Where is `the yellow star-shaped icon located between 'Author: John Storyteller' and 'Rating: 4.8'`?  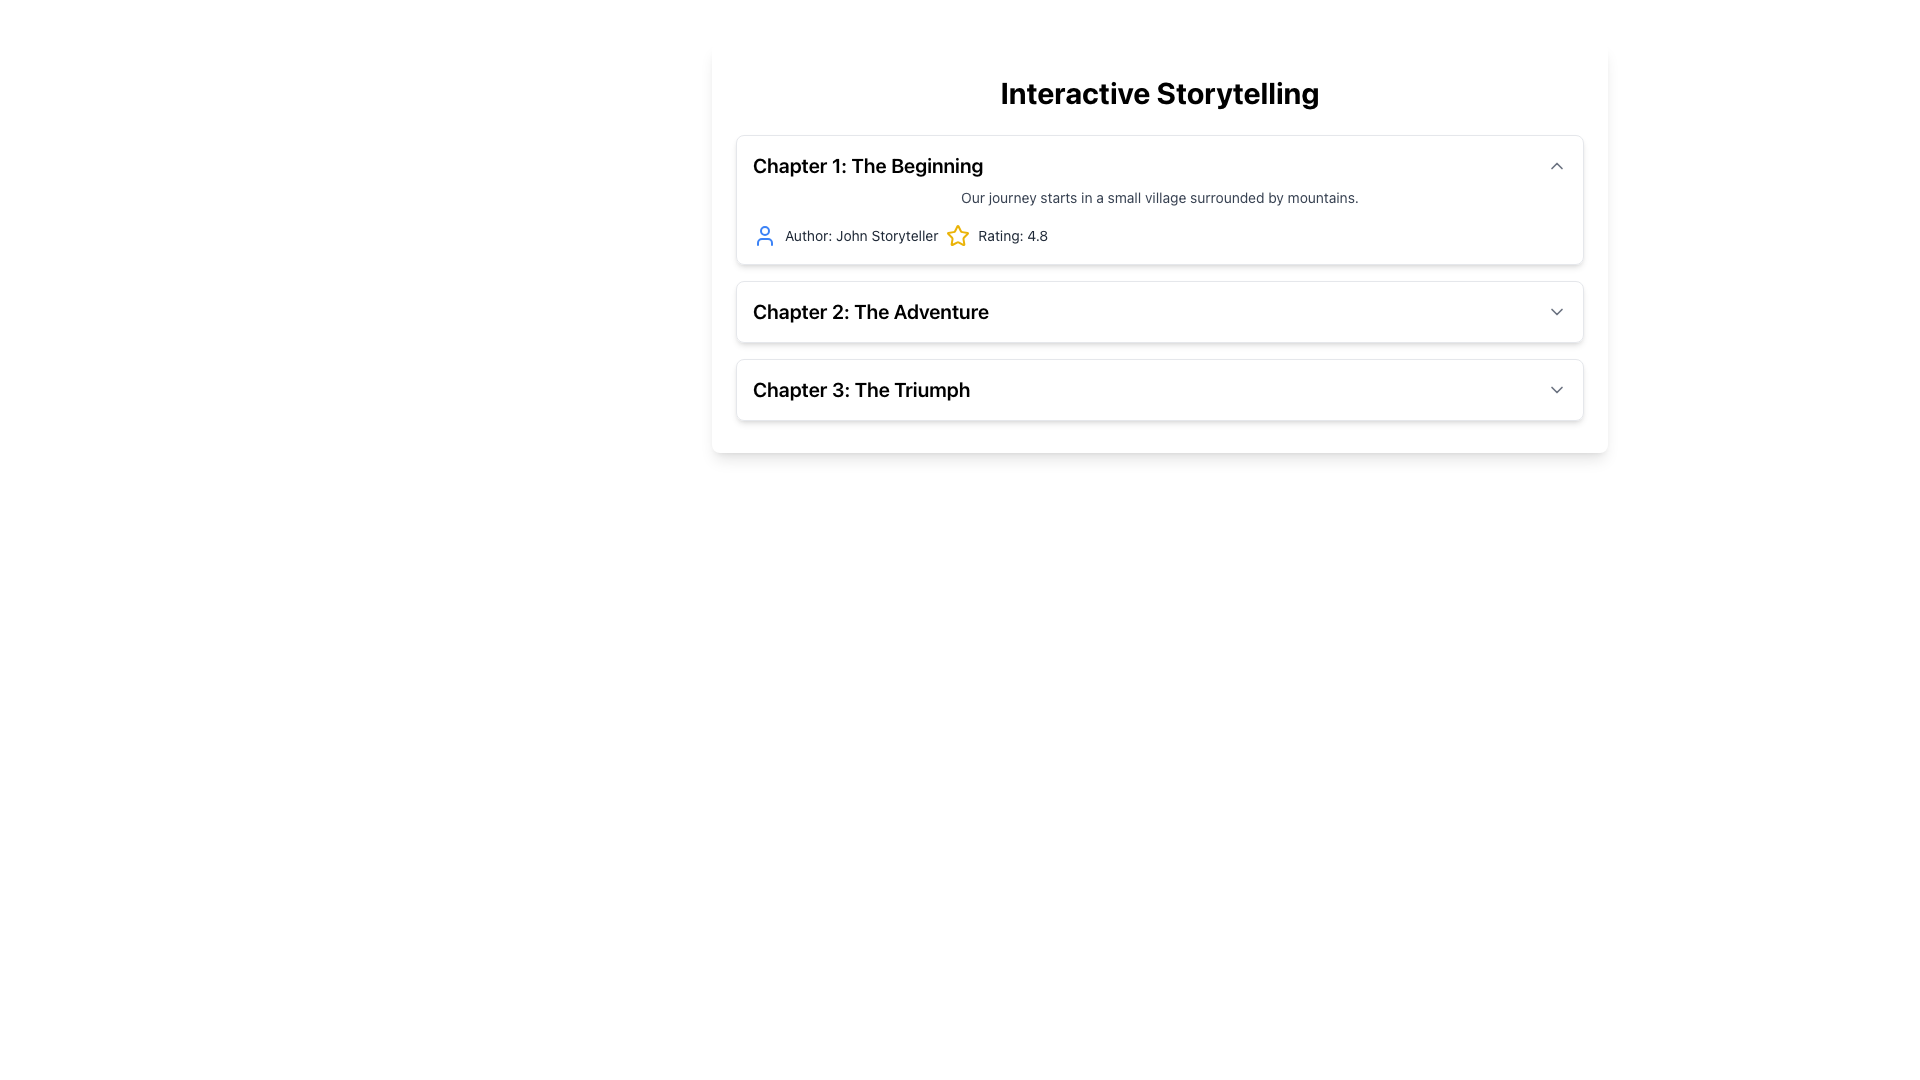 the yellow star-shaped icon located between 'Author: John Storyteller' and 'Rating: 4.8' is located at coordinates (957, 234).